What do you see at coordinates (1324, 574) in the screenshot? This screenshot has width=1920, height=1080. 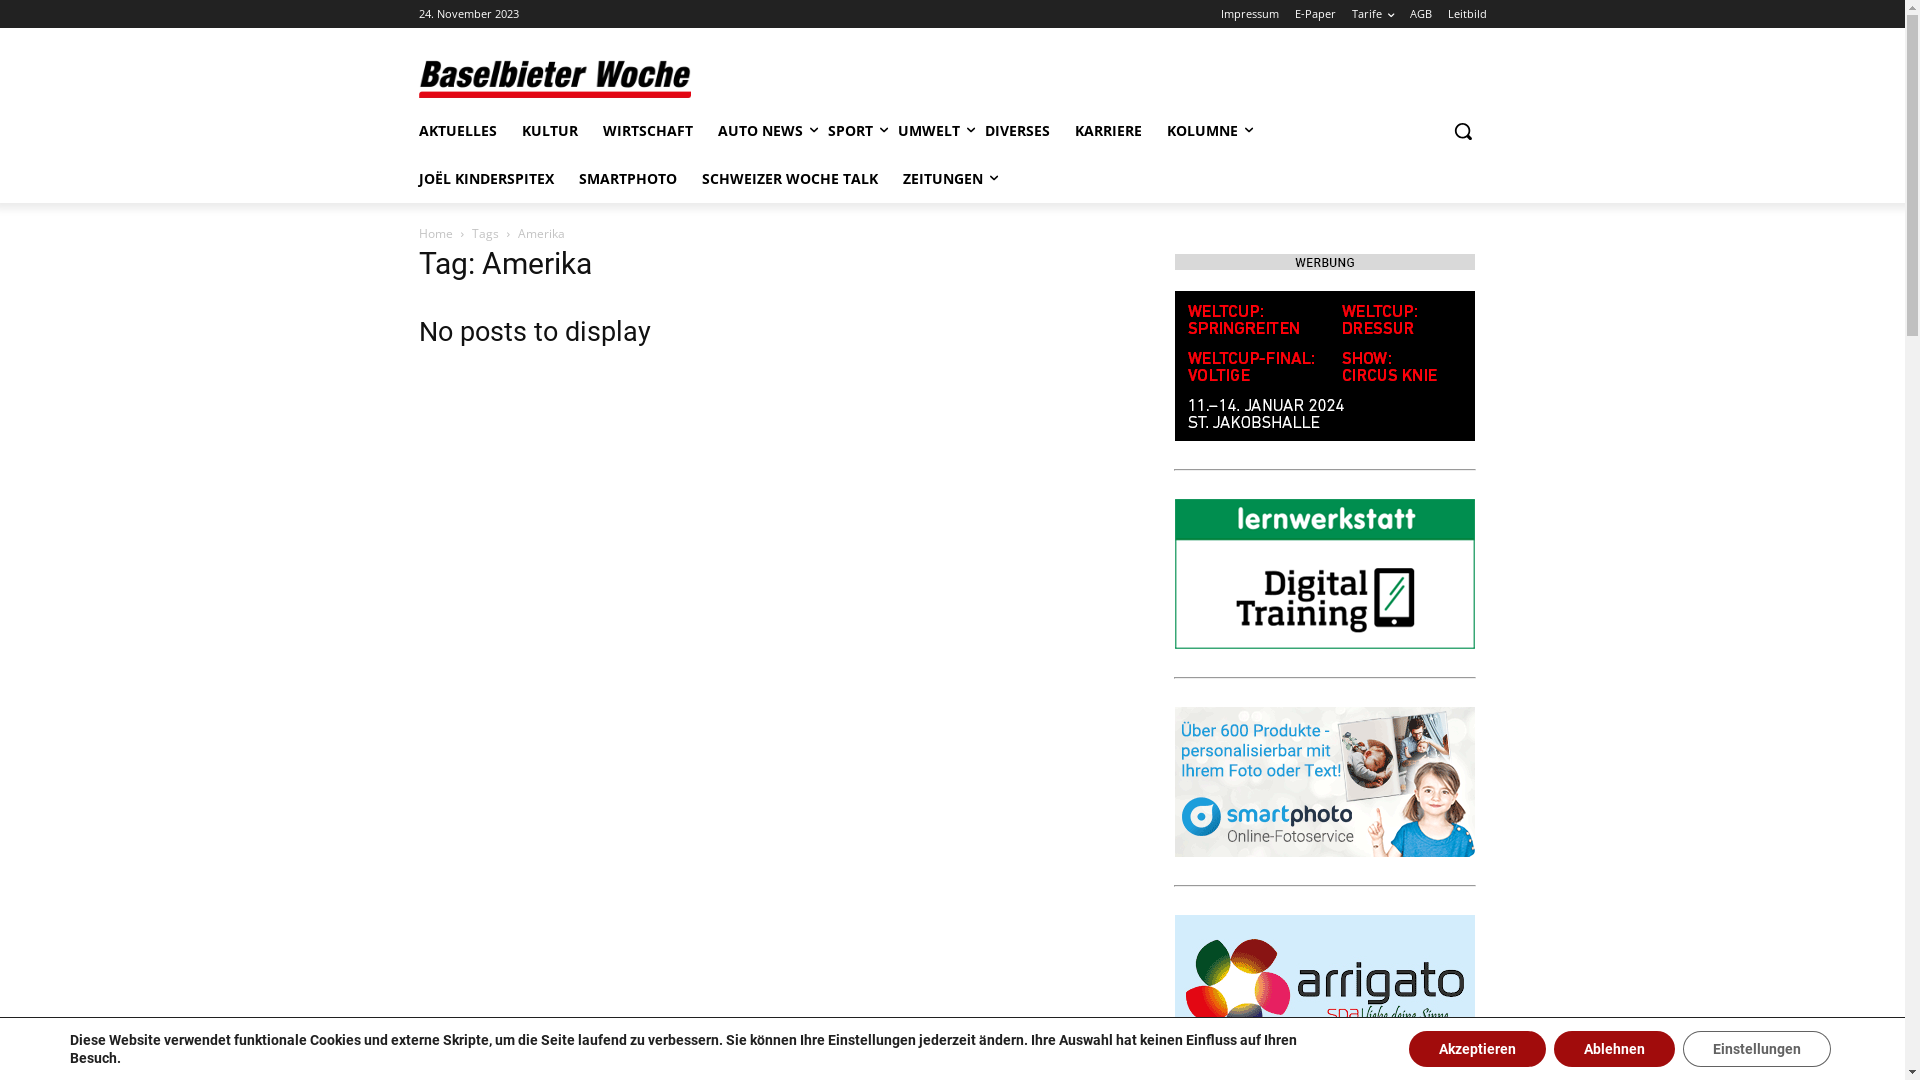 I see `'Lernwerkstatt'` at bounding box center [1324, 574].